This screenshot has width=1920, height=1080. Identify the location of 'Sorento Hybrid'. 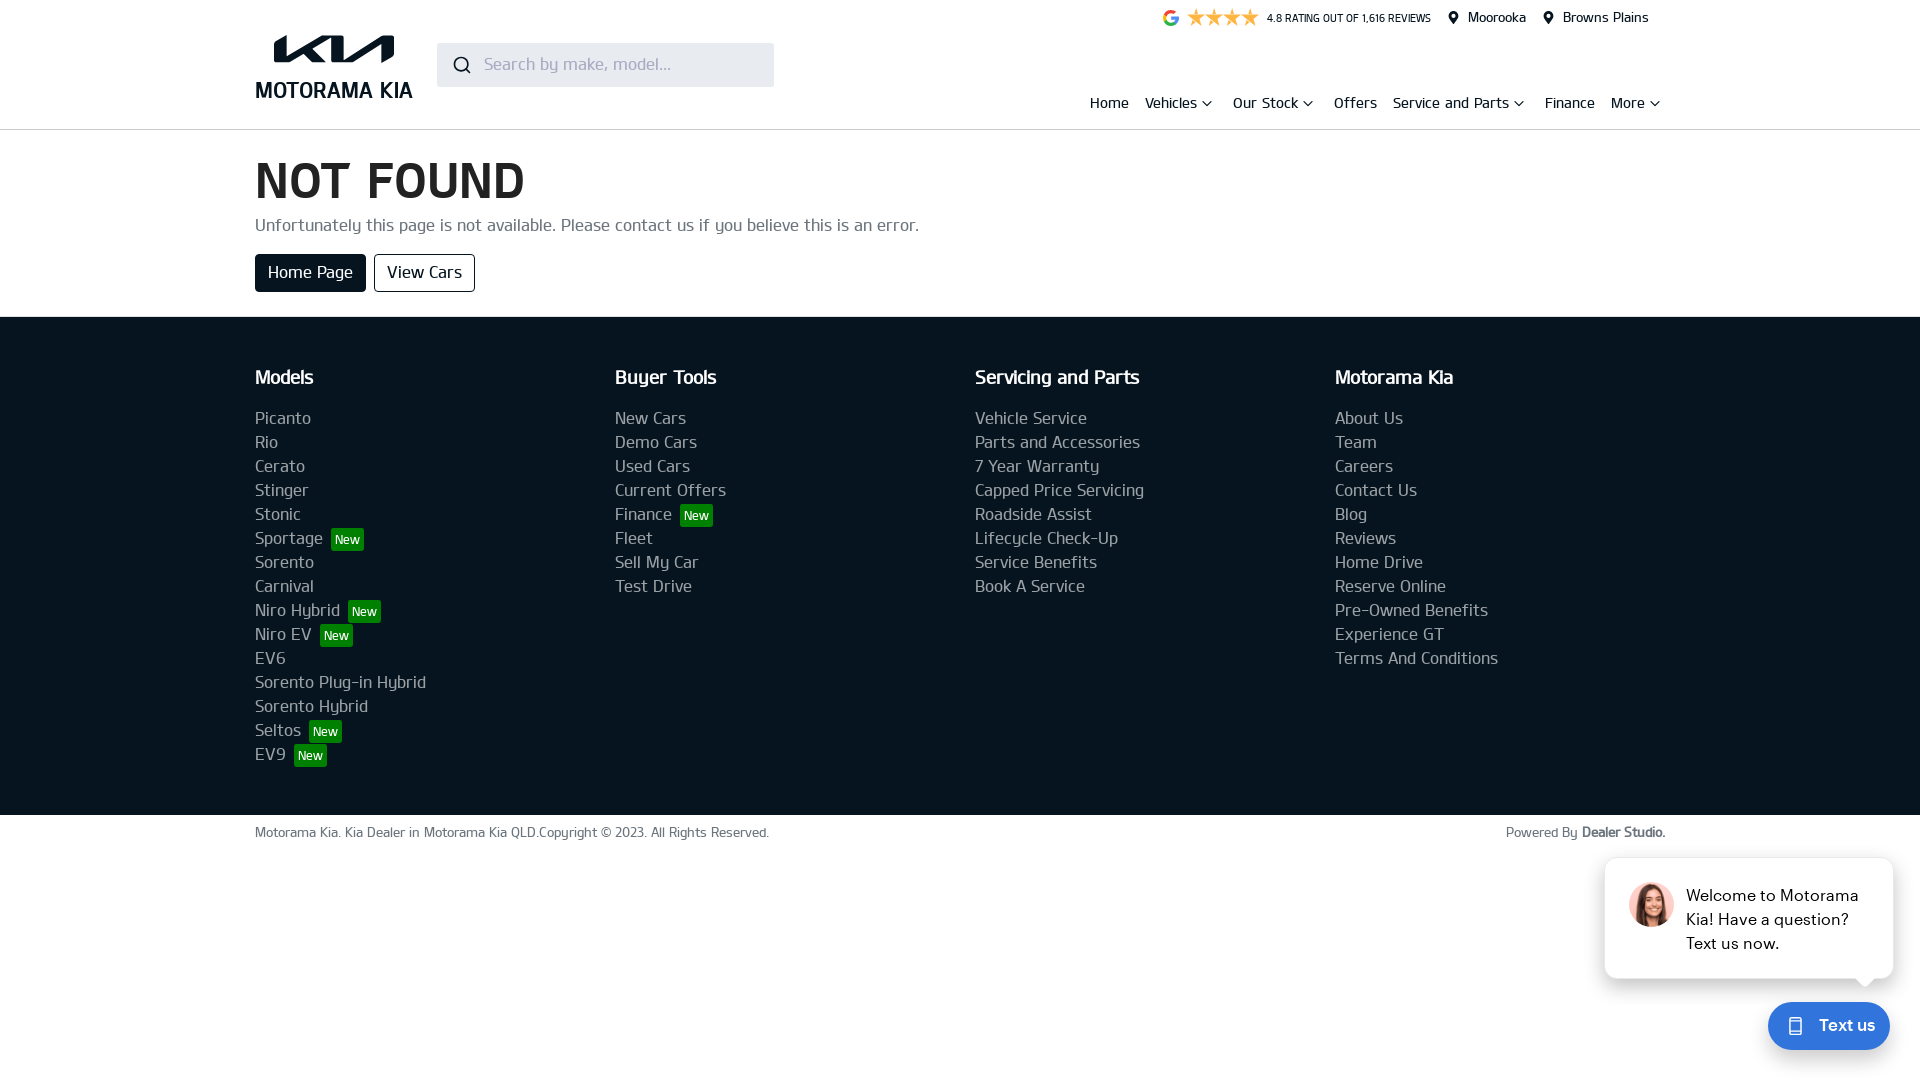
(310, 705).